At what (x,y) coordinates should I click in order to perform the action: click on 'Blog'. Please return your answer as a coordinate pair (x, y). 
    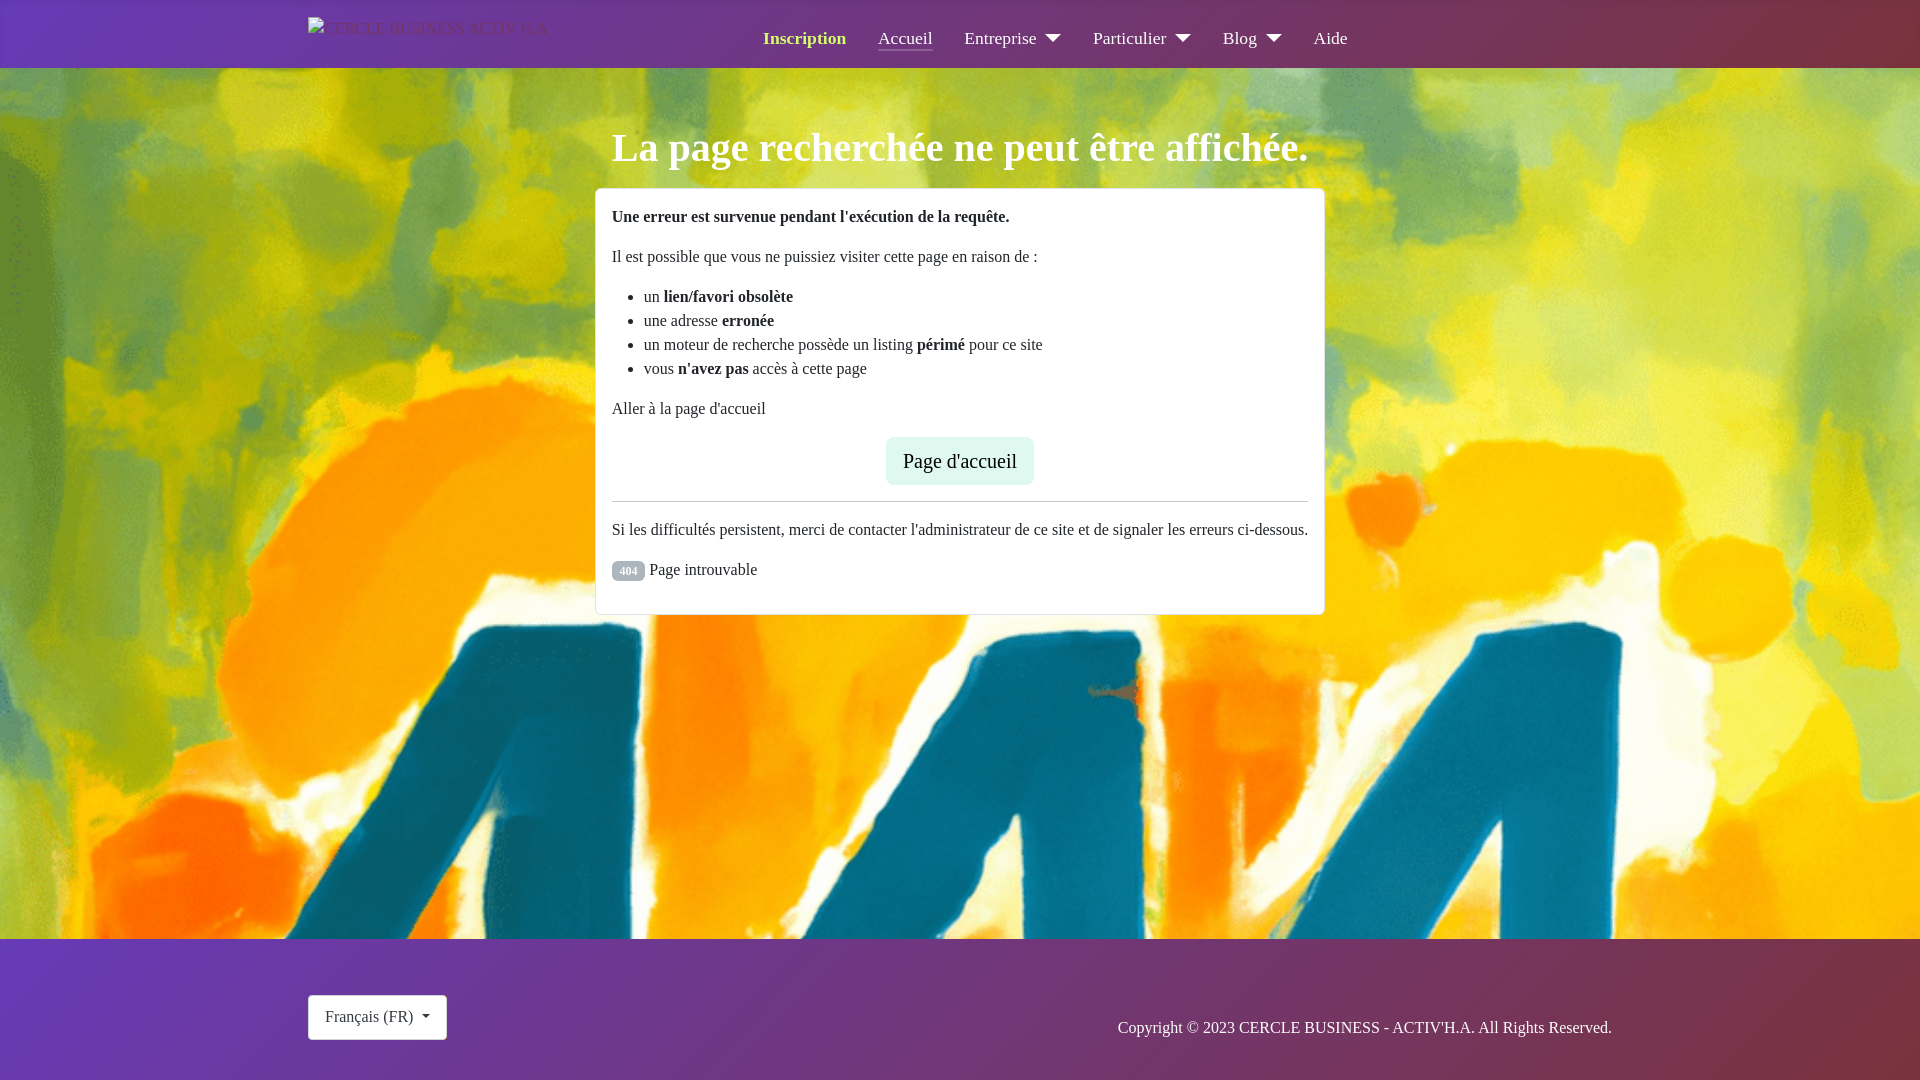
    Looking at the image, I should click on (1222, 38).